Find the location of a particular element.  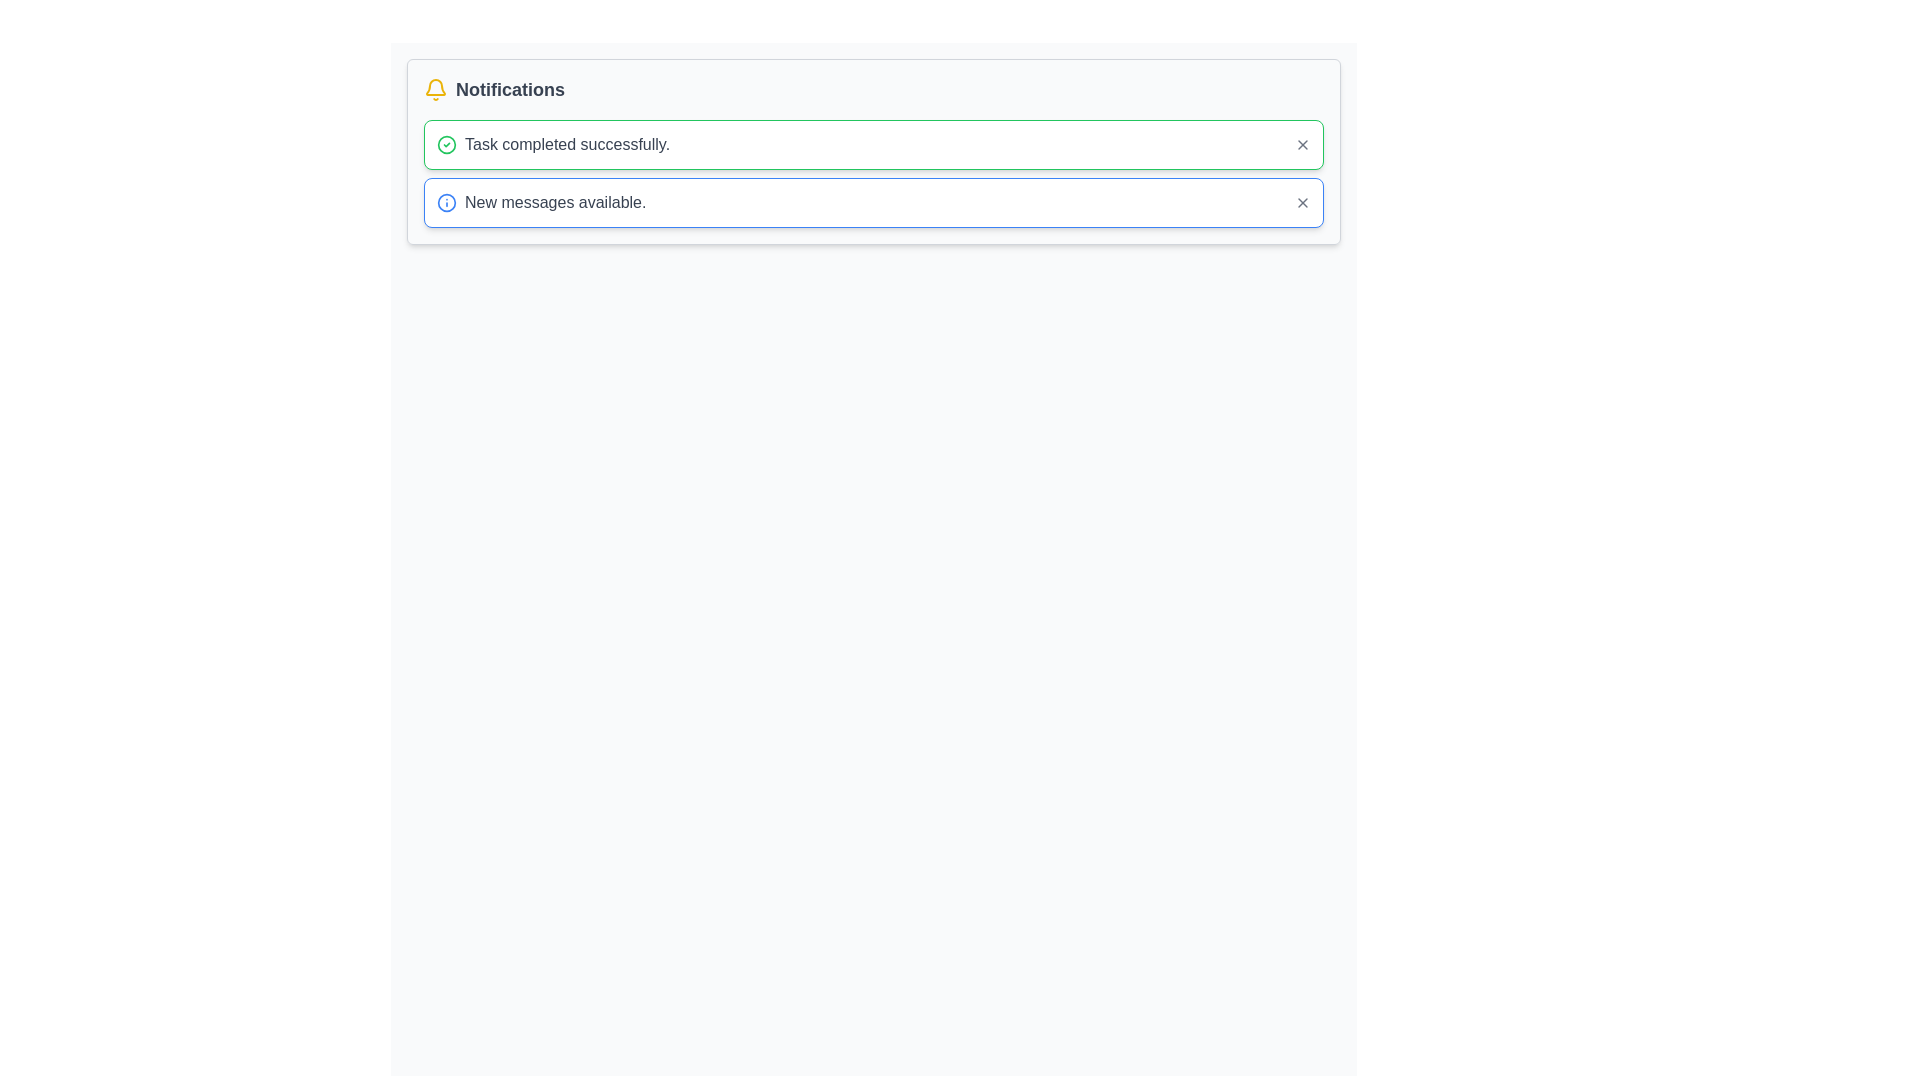

the SVG circle element that serves as the base structure for the icon in the upper right corner of the notification card is located at coordinates (445, 203).